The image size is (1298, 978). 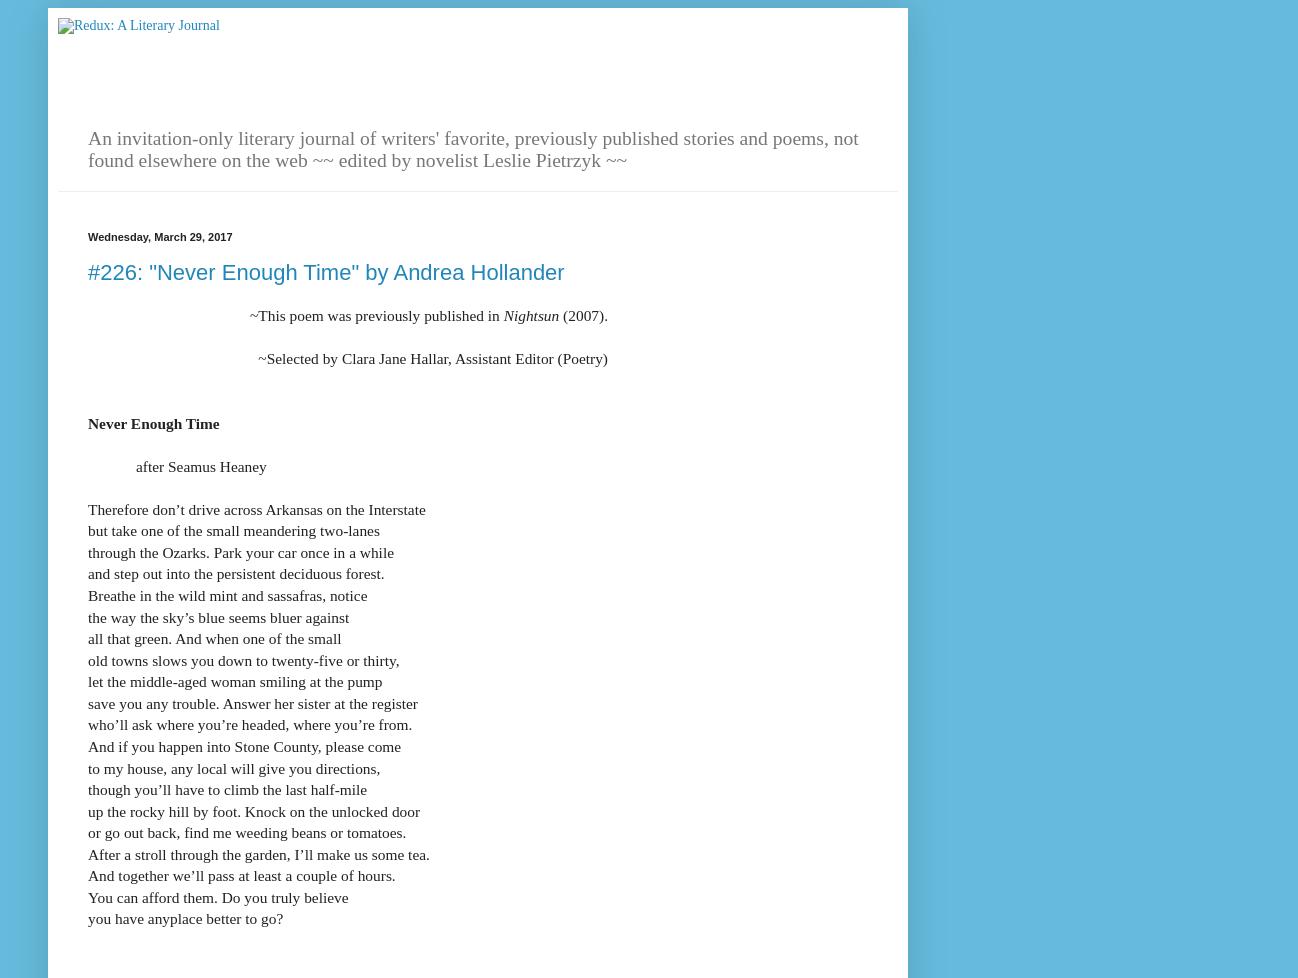 I want to click on 'through the
Ozarks. Park your car once in a while', so click(x=241, y=551).